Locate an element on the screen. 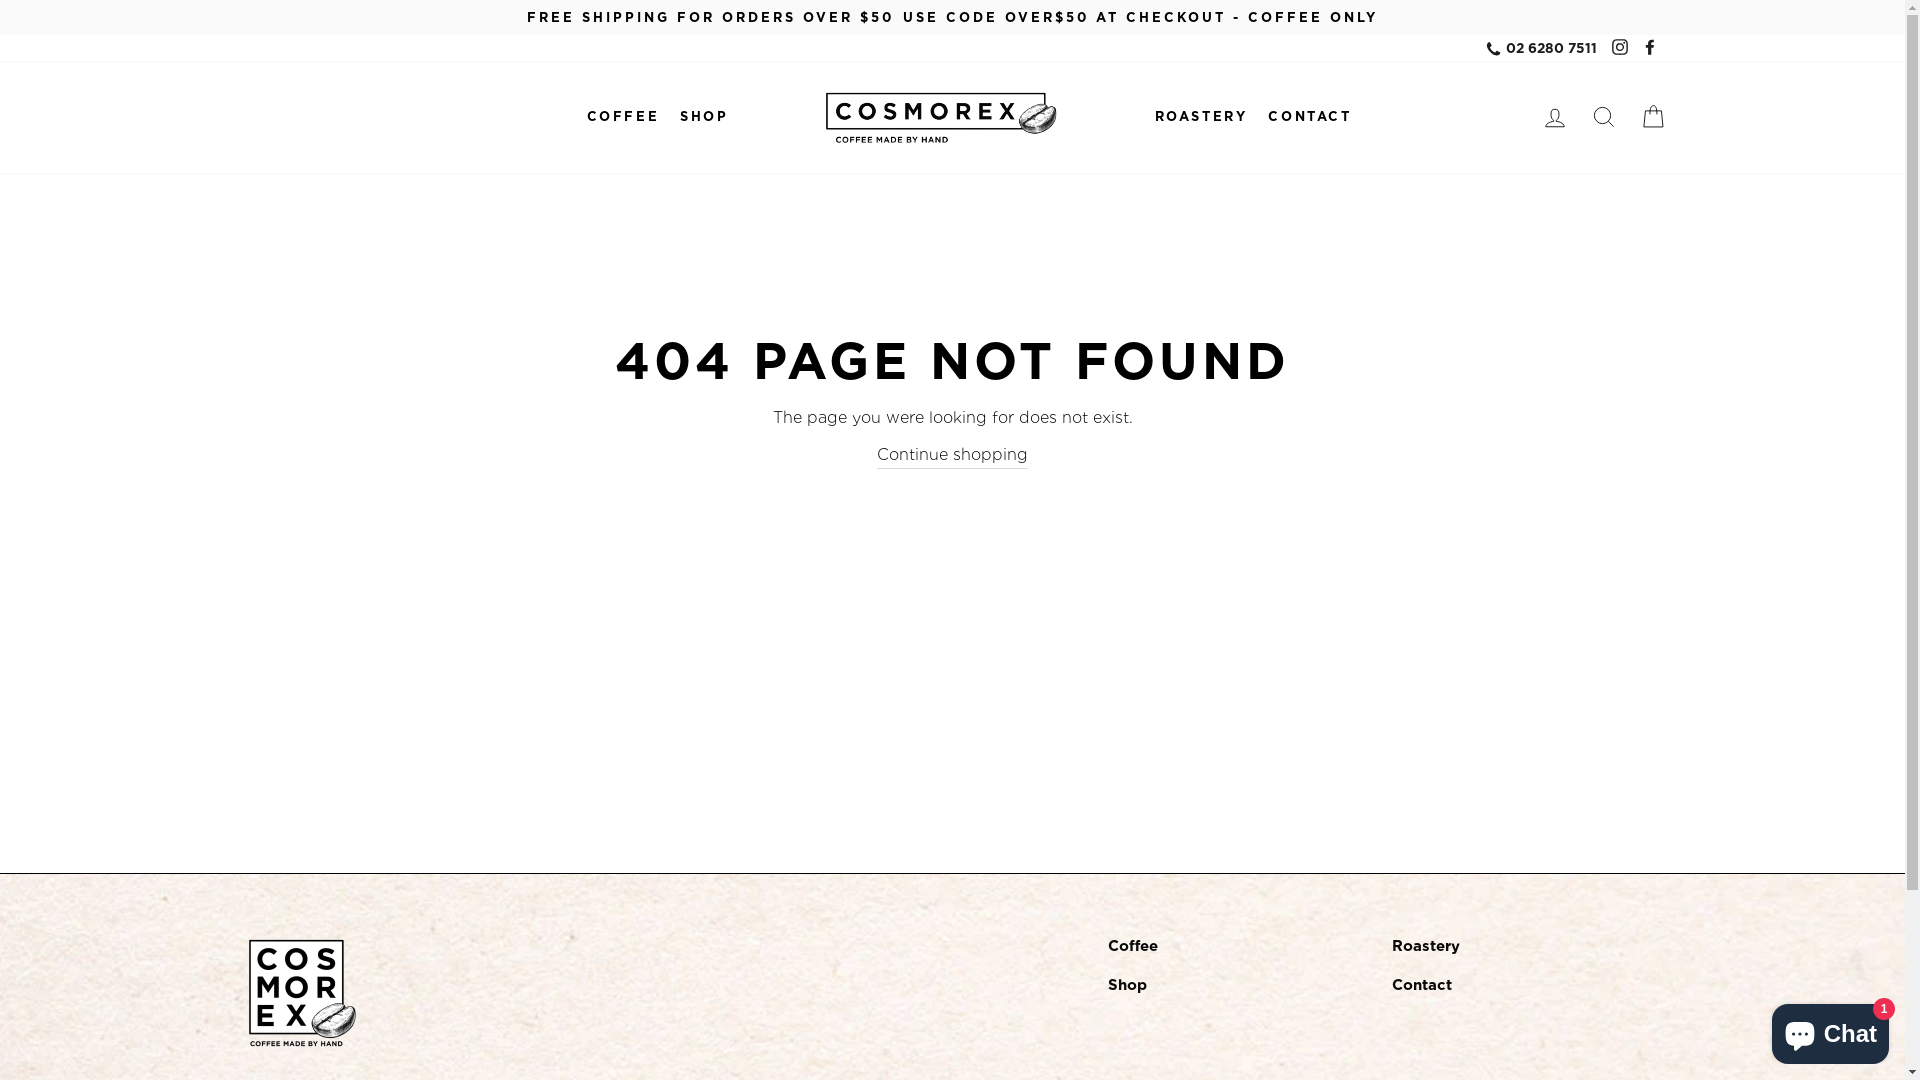  'CONTACT' is located at coordinates (1309, 116).